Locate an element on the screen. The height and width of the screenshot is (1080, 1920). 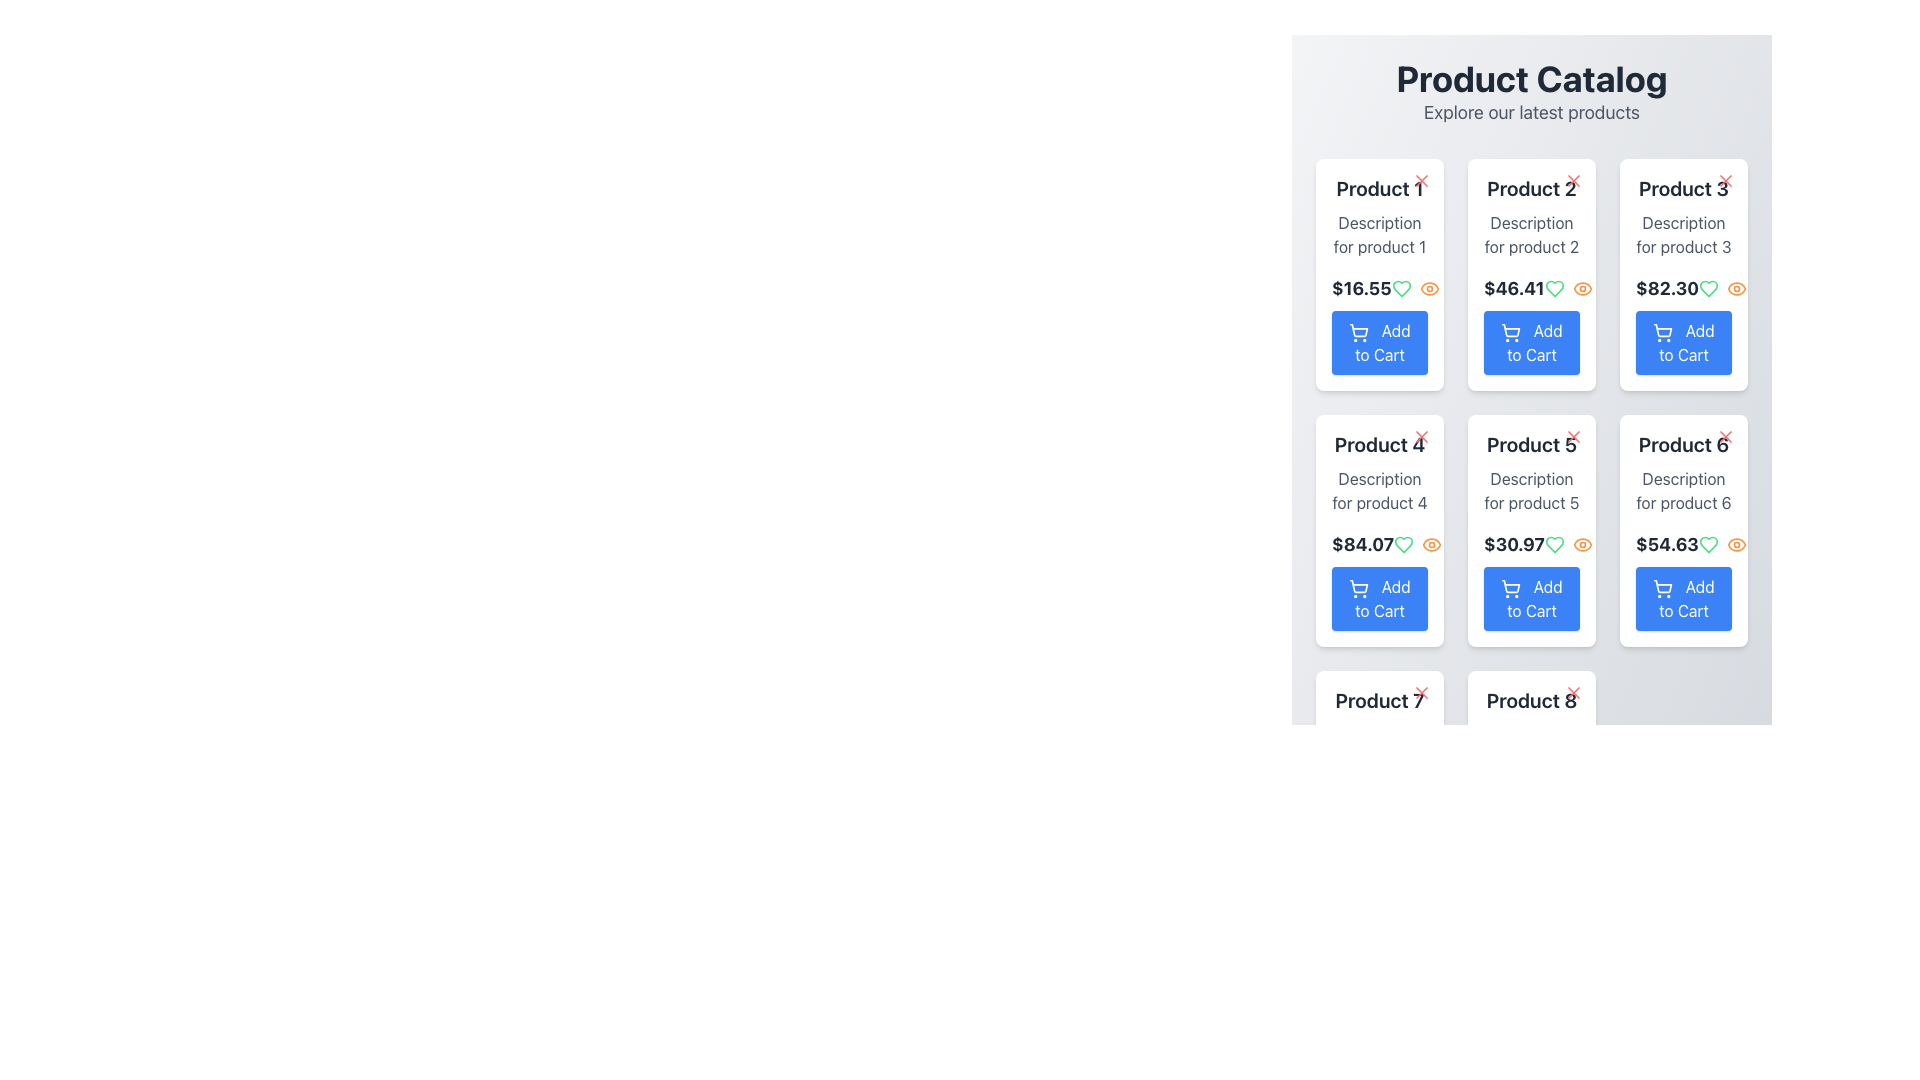
the button labeled 'Product 5' is located at coordinates (1530, 597).